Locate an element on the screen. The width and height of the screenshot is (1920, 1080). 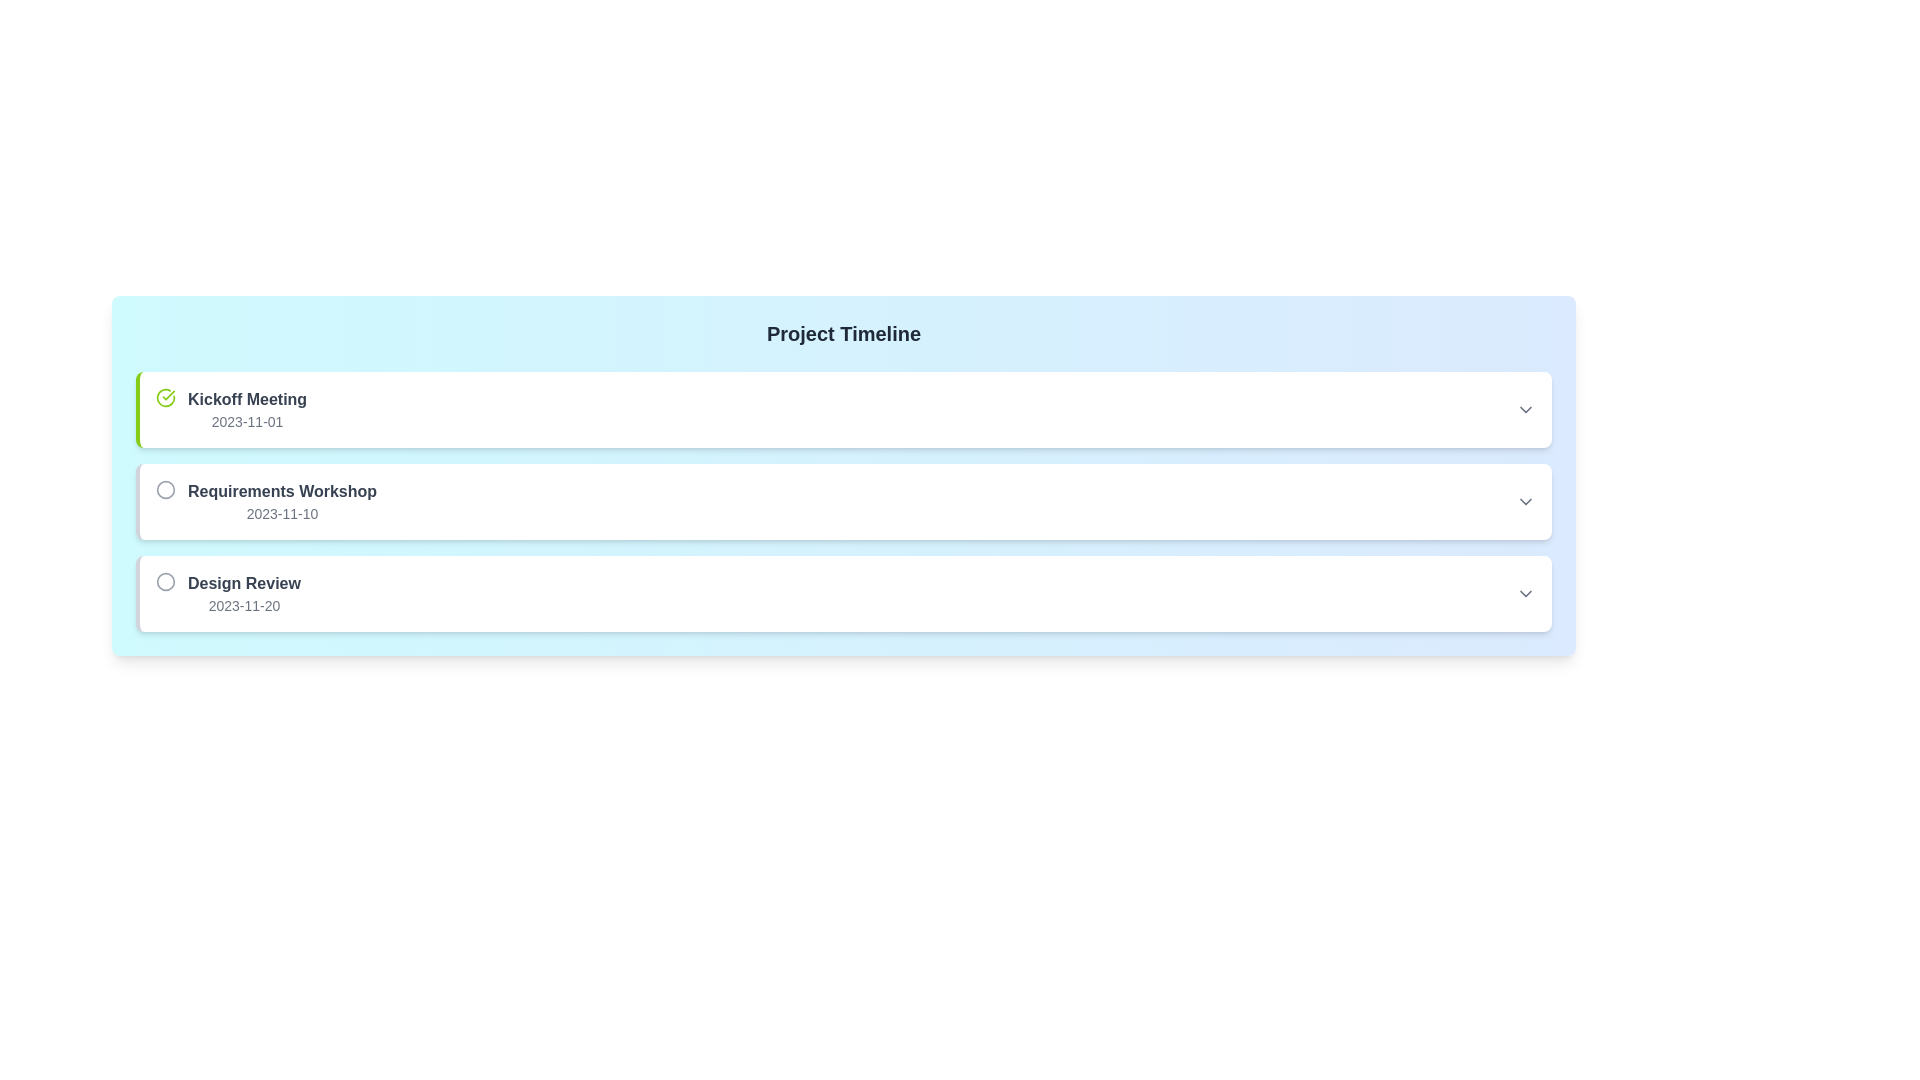
the downward-pointing arrow icon button located at the right side of the 'Requirements Workshop 2023-11-10' section is located at coordinates (1525, 500).